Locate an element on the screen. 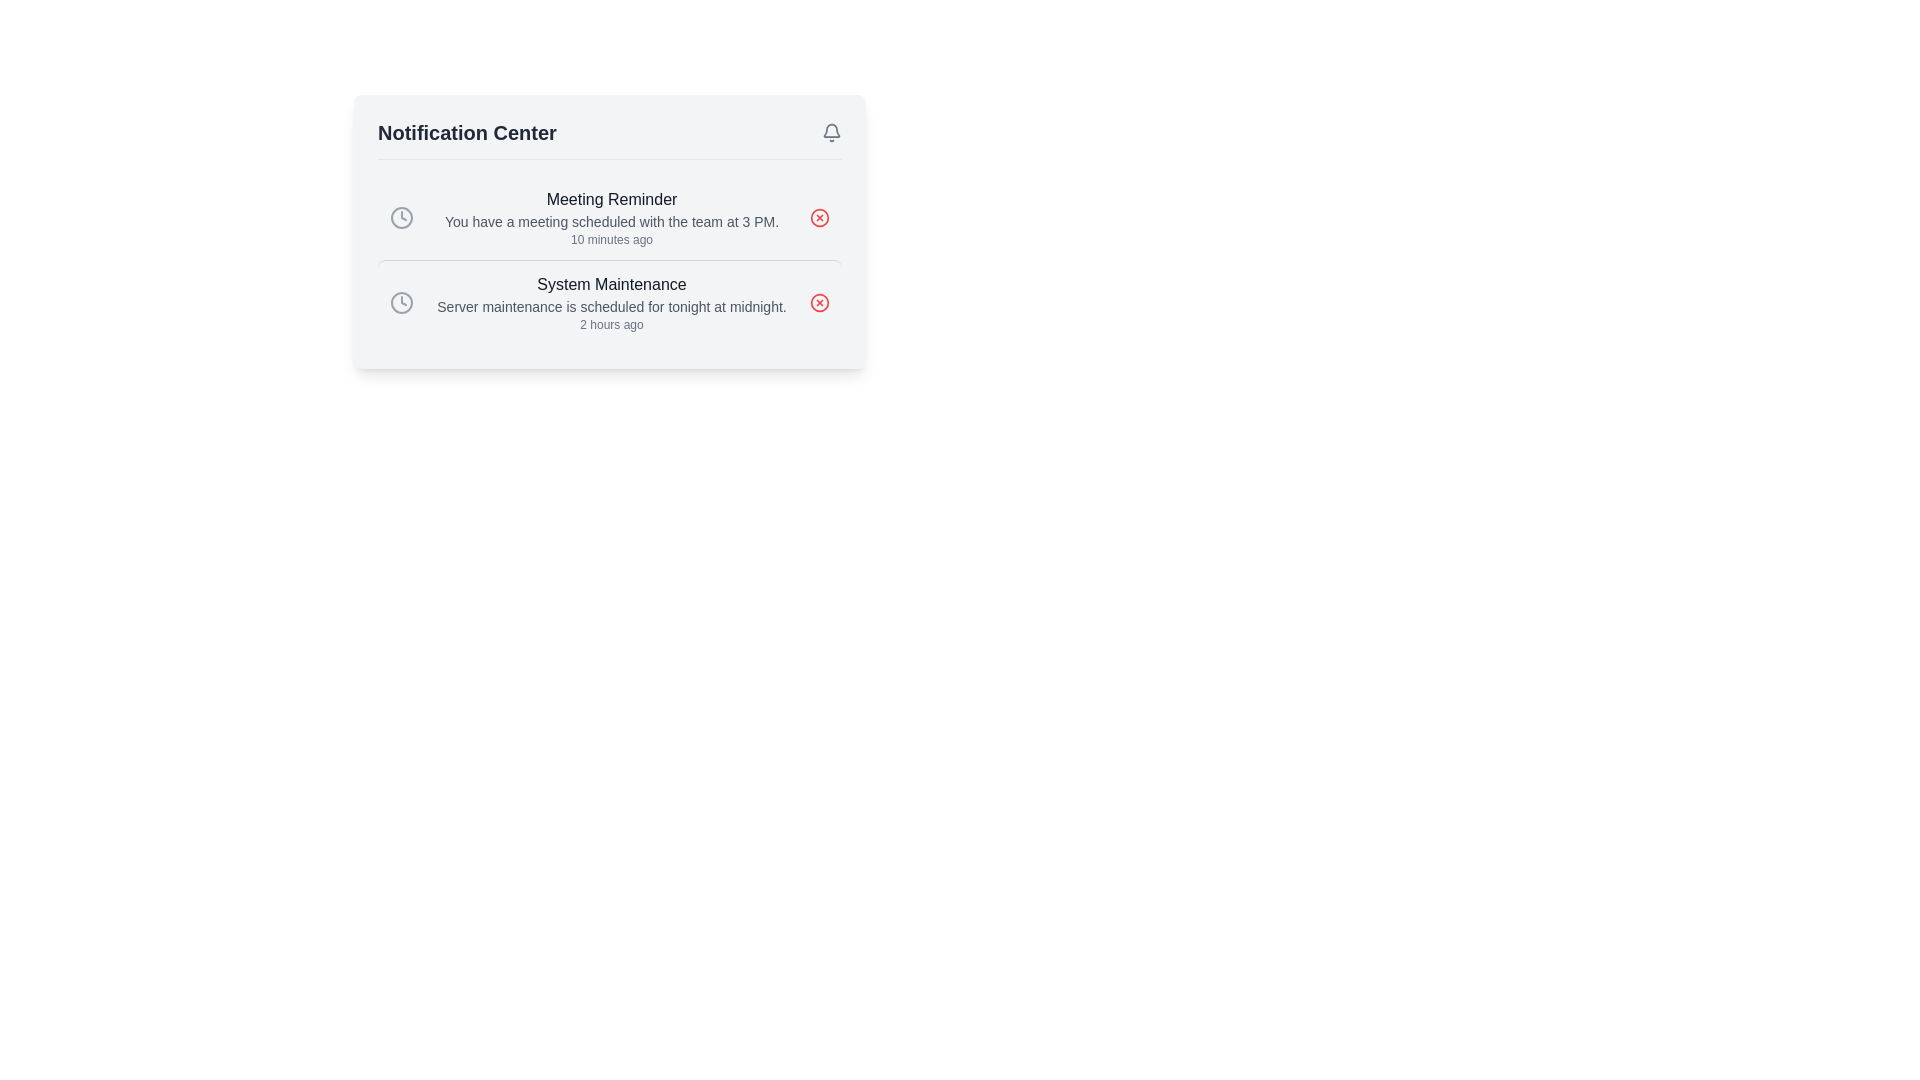 The image size is (1920, 1080). the first notification entry in the Notification Center, which informs about a scheduled meeting is located at coordinates (608, 218).